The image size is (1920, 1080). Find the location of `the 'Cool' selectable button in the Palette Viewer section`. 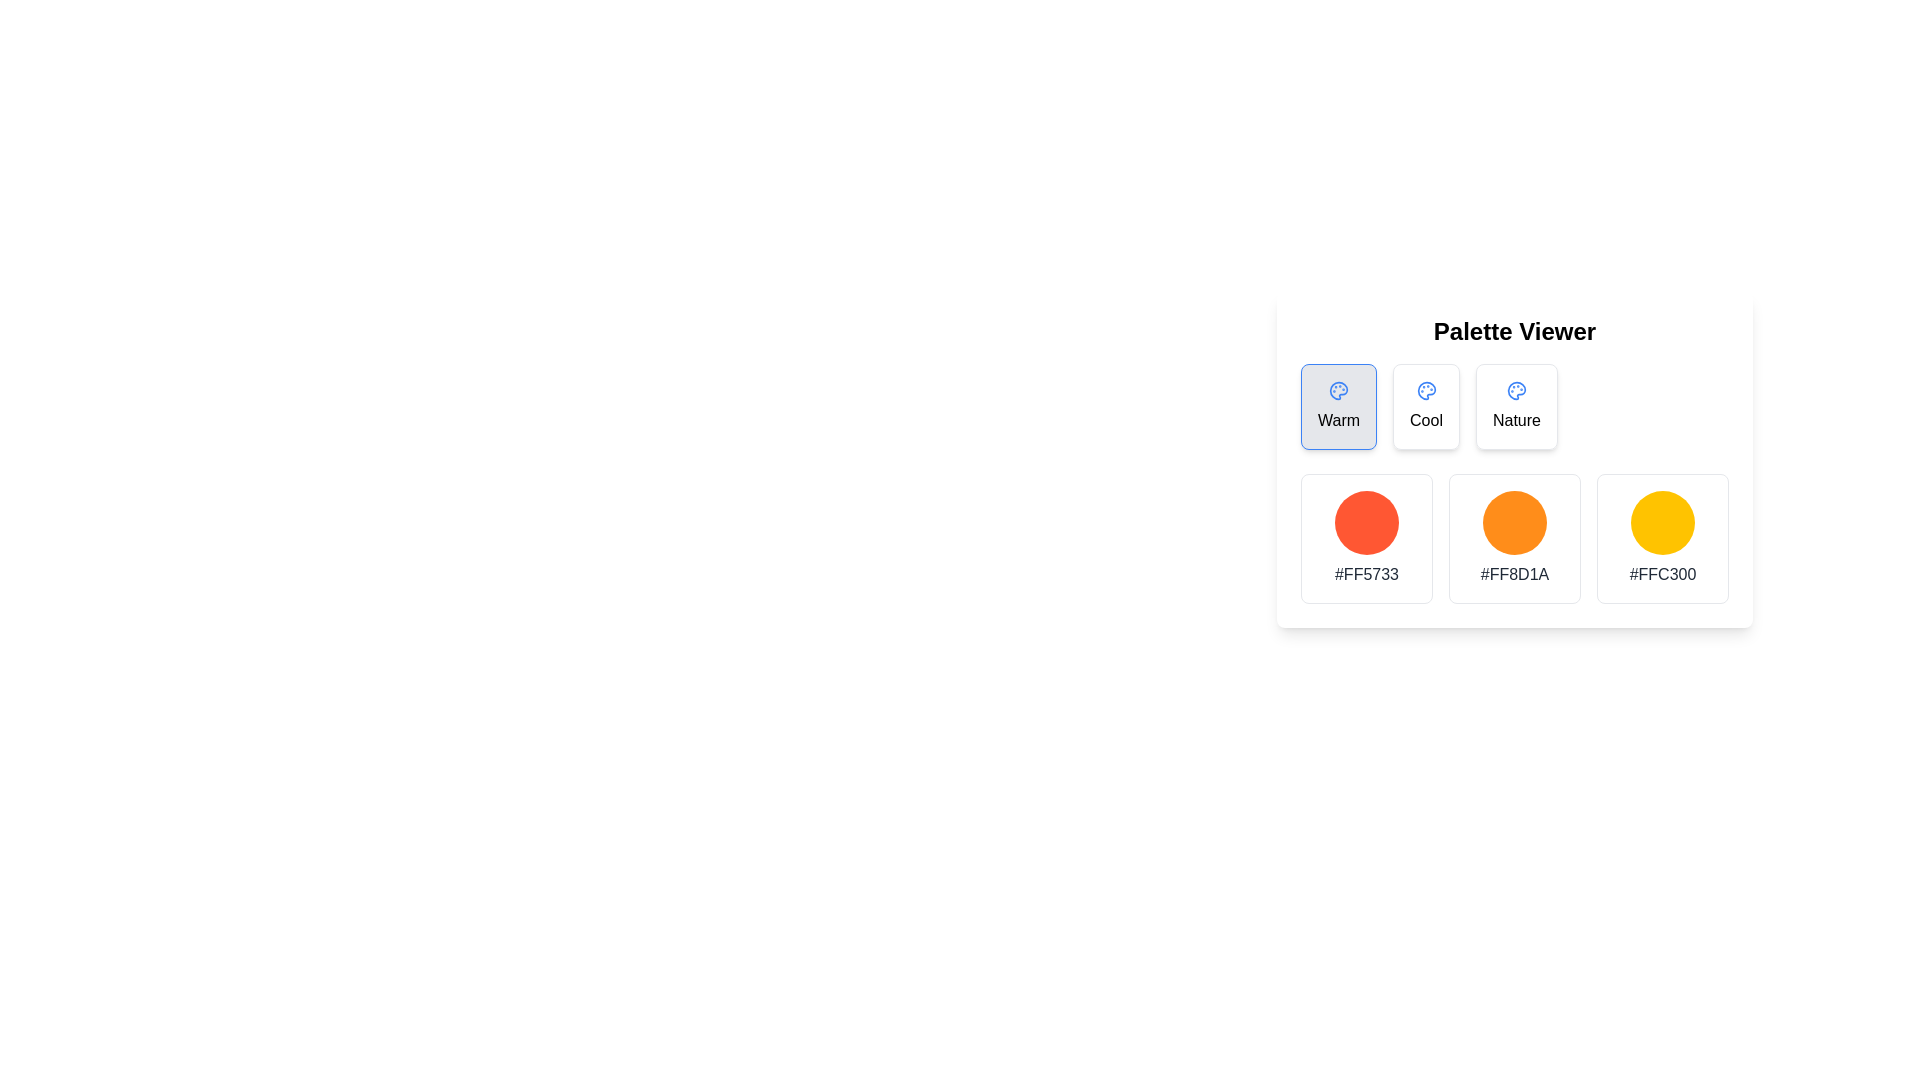

the 'Cool' selectable button in the Palette Viewer section is located at coordinates (1425, 406).